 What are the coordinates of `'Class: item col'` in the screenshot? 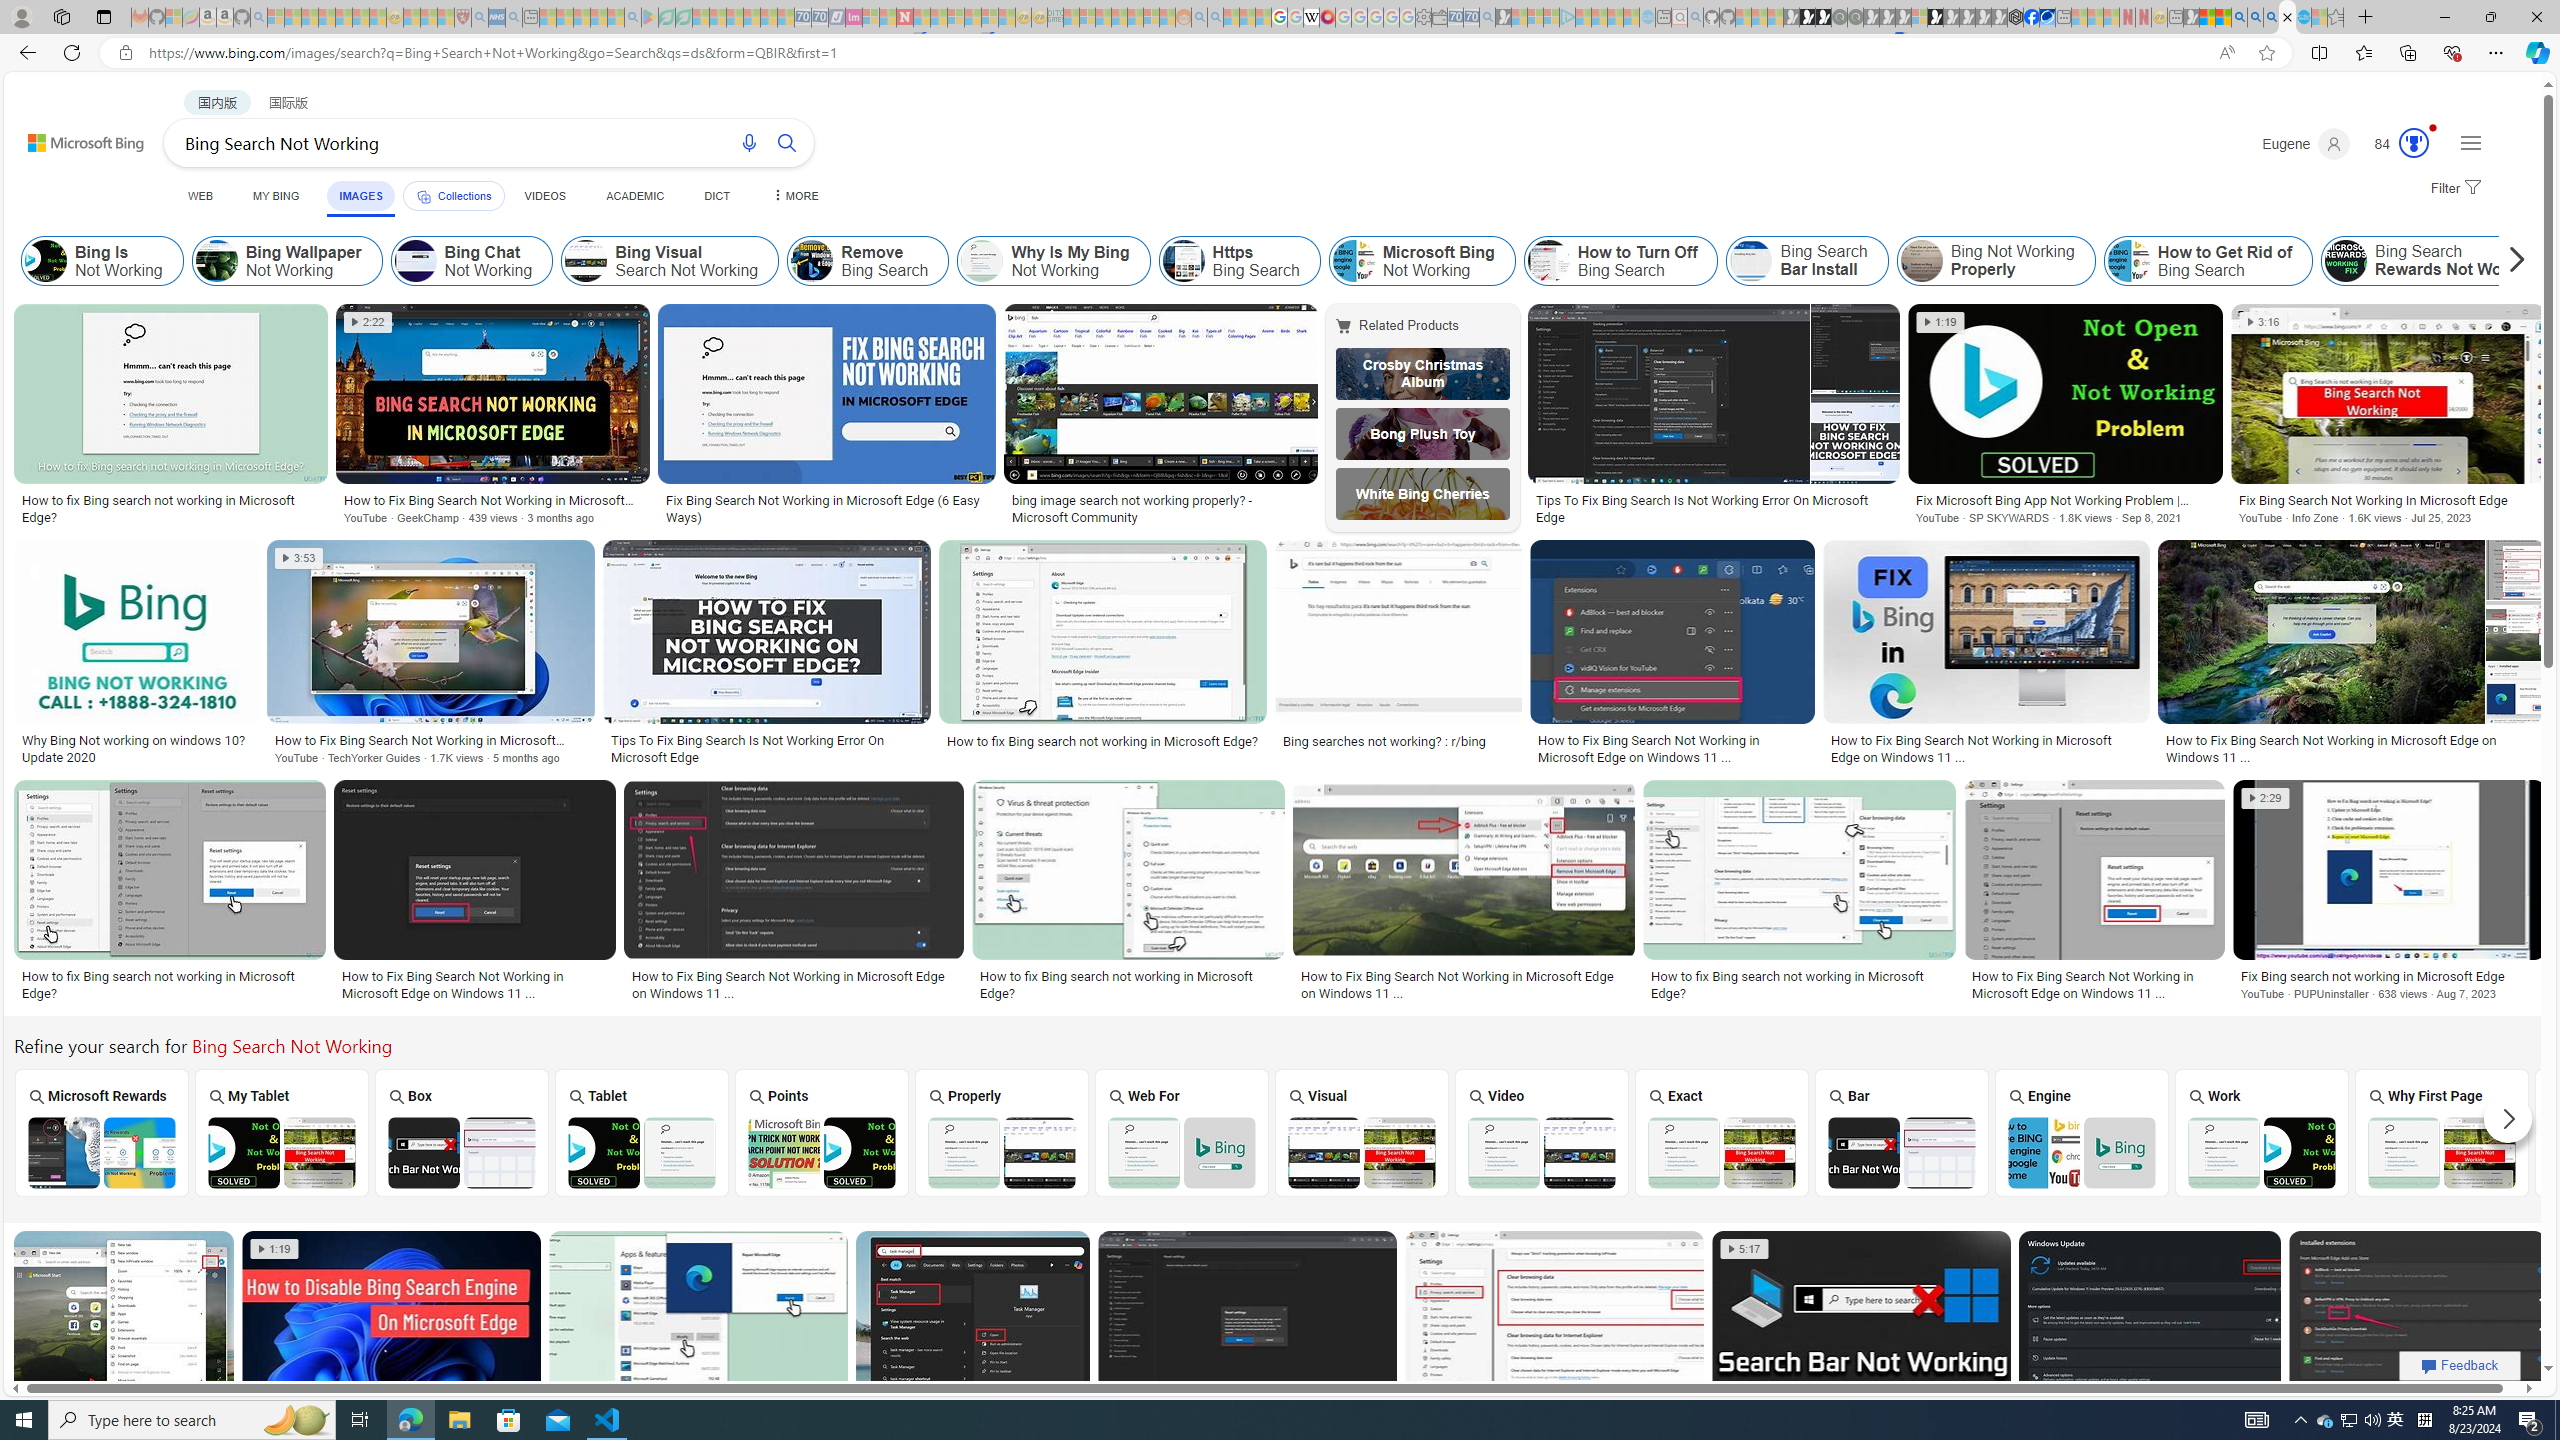 It's located at (2441, 260).